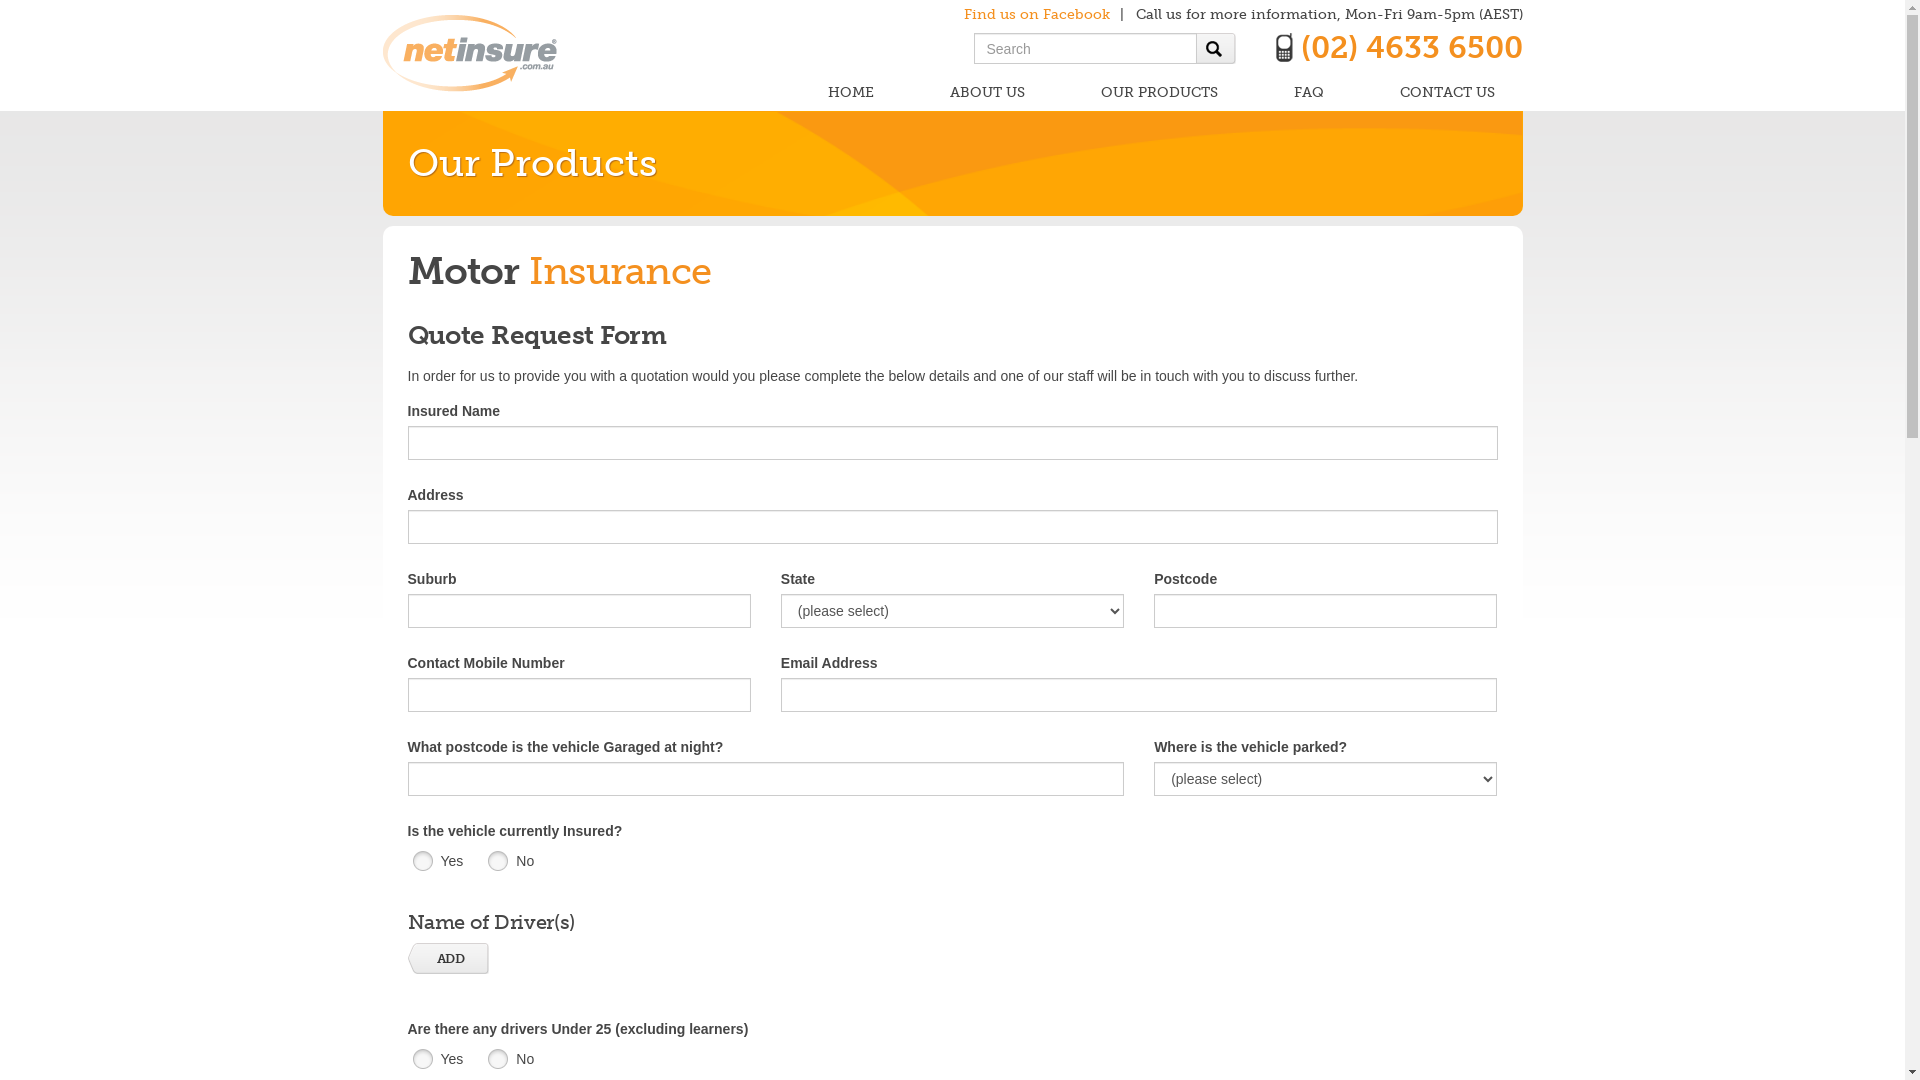 This screenshot has width=1920, height=1080. I want to click on 'CONTACT US', so click(1371, 92).